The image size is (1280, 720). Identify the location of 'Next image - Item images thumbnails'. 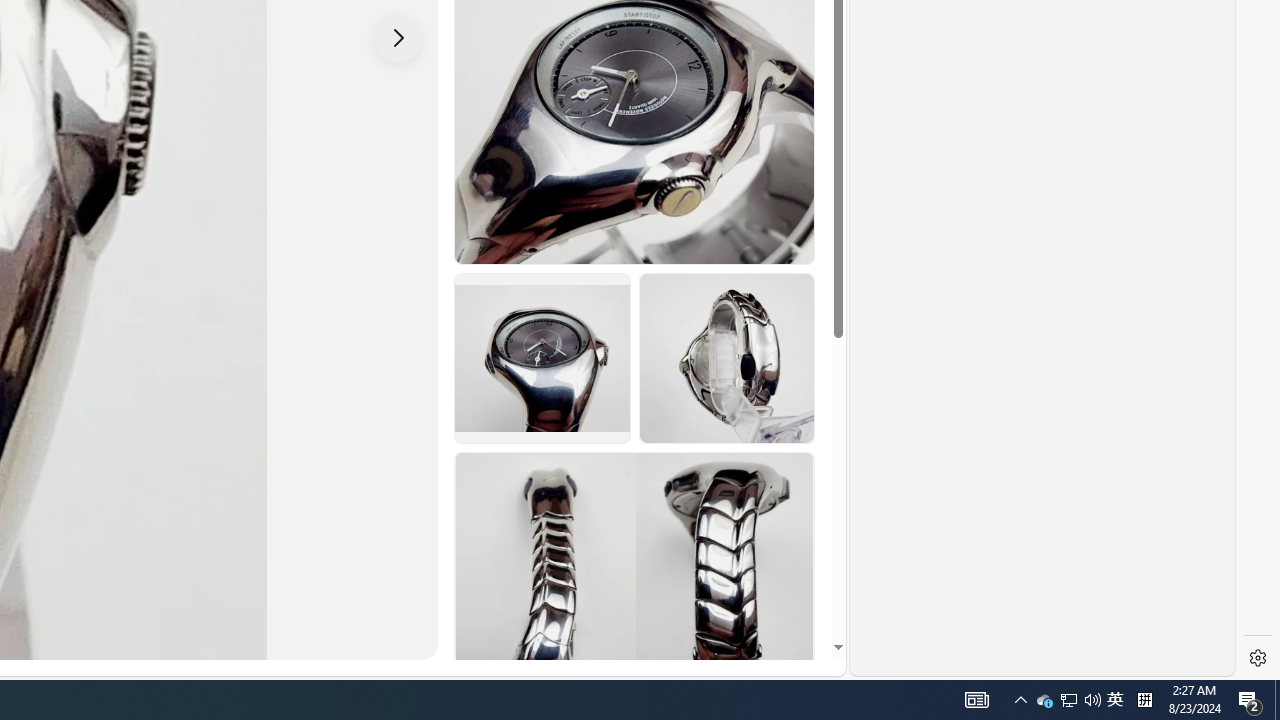
(398, 37).